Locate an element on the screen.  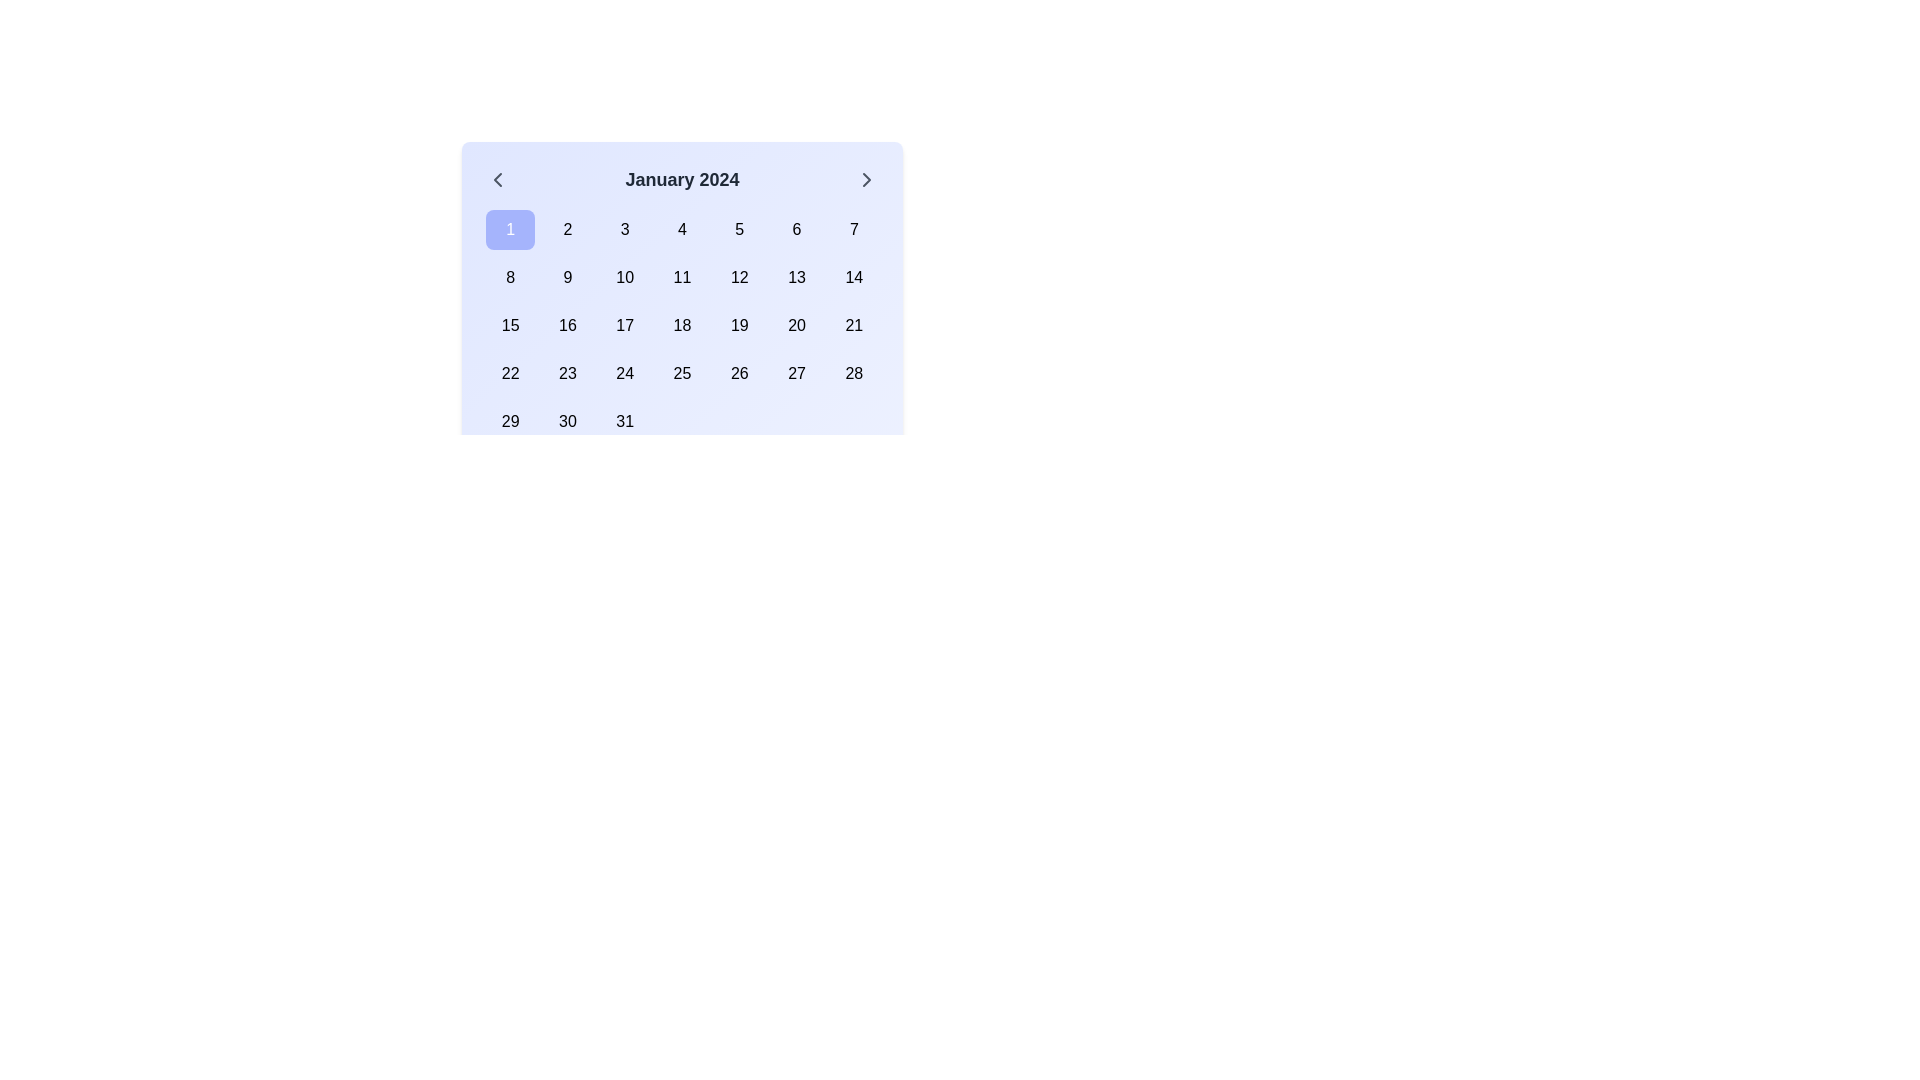
the button labeled '17' in the calendar grid is located at coordinates (624, 325).